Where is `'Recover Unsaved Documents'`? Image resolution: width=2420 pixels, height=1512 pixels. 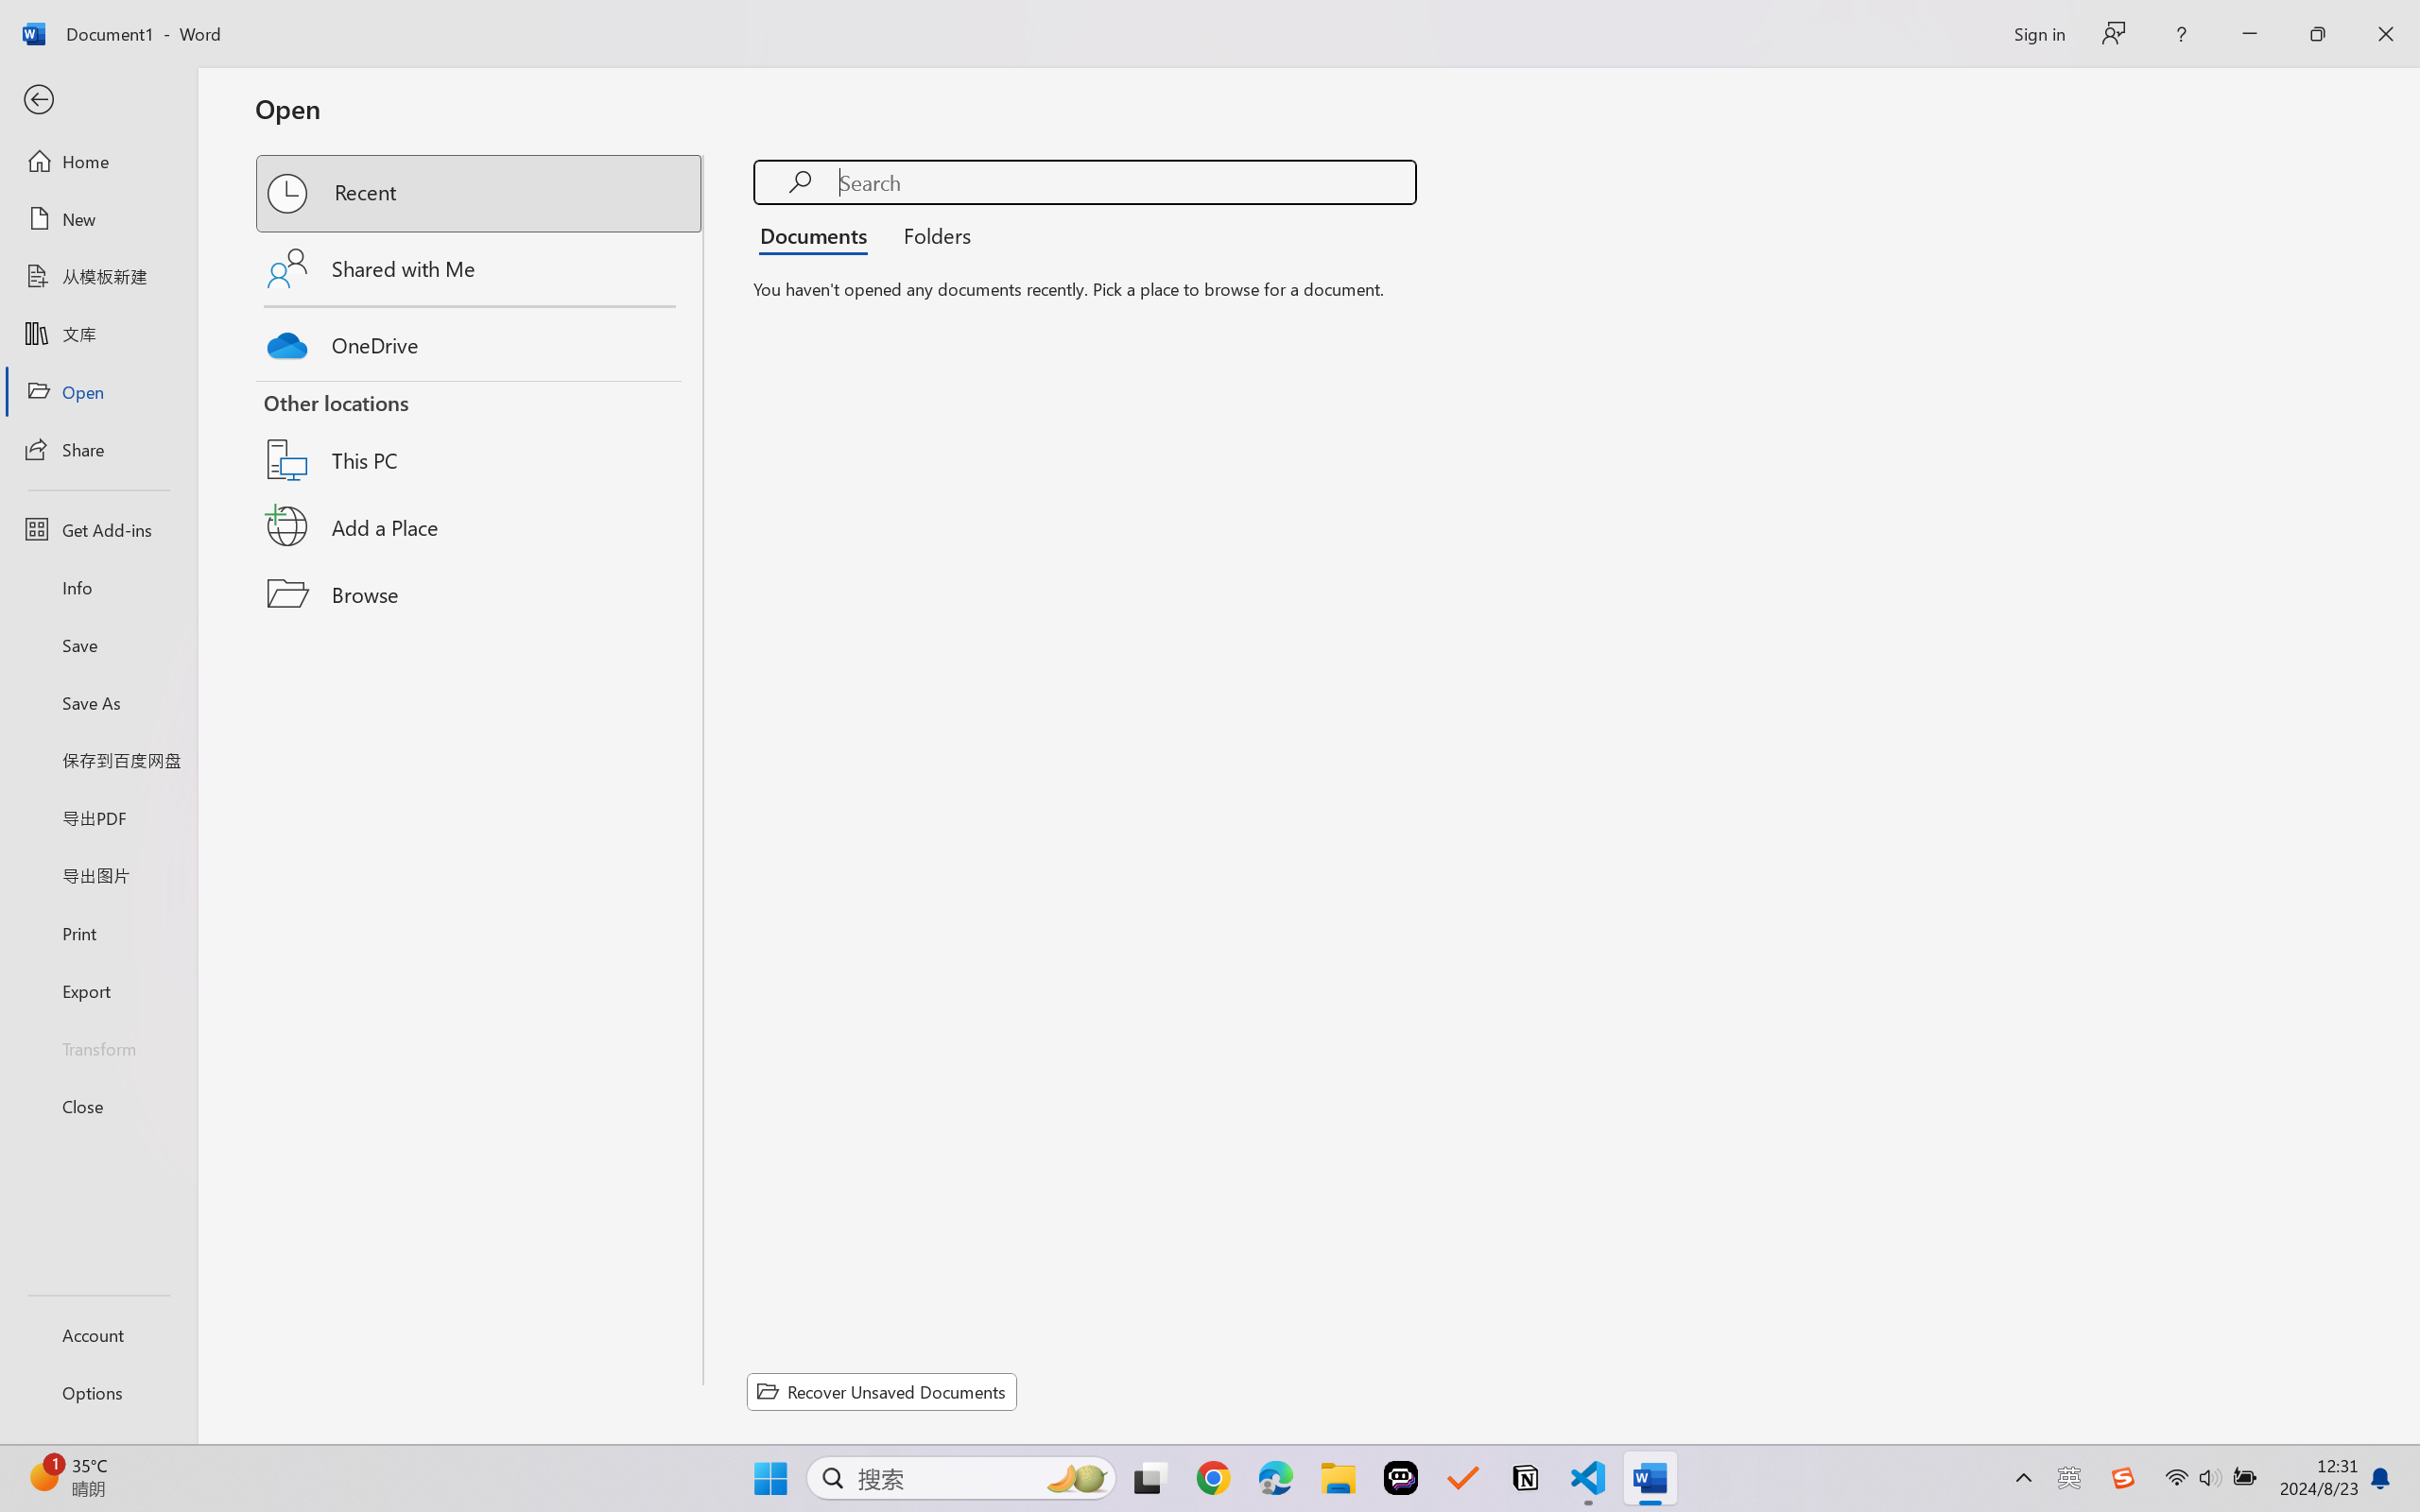 'Recover Unsaved Documents' is located at coordinates (882, 1391).